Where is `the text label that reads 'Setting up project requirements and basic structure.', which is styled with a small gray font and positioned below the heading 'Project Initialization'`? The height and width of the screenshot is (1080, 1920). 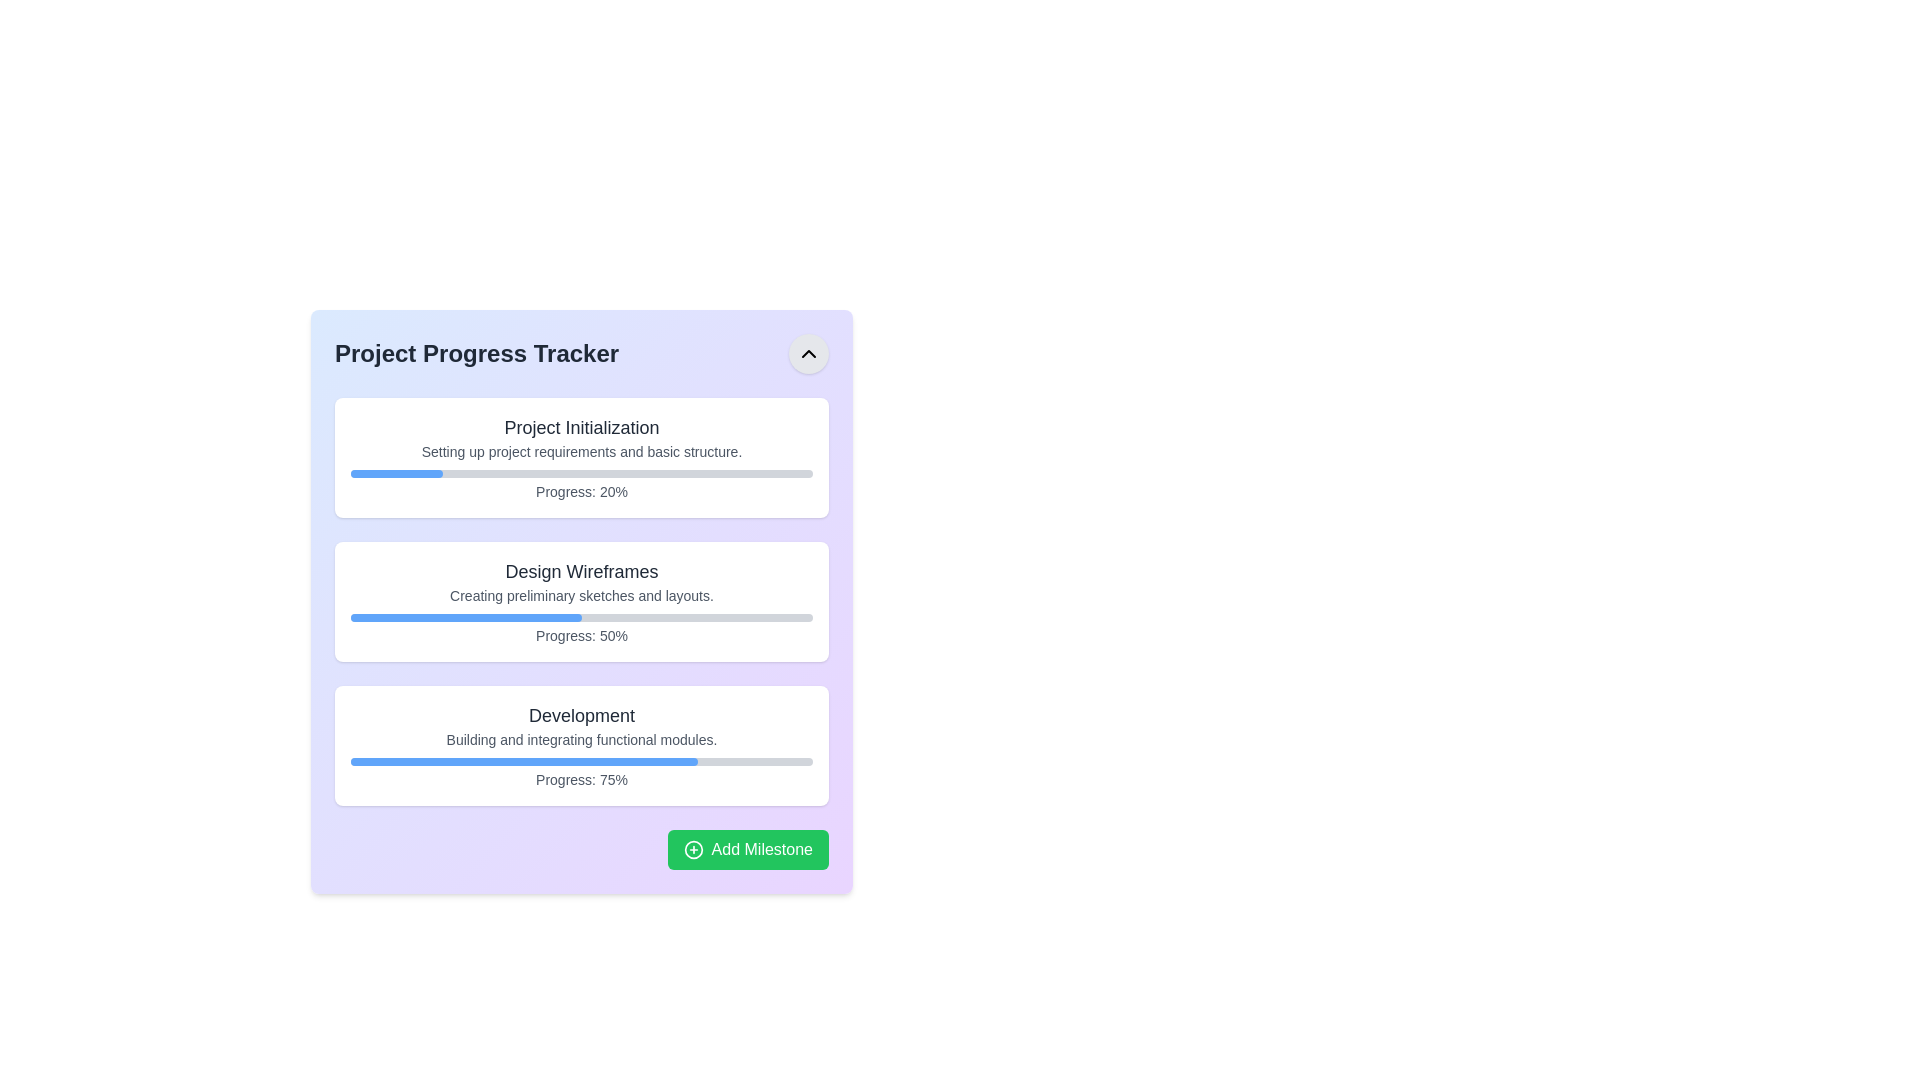
the text label that reads 'Setting up project requirements and basic structure.', which is styled with a small gray font and positioned below the heading 'Project Initialization' is located at coordinates (580, 451).